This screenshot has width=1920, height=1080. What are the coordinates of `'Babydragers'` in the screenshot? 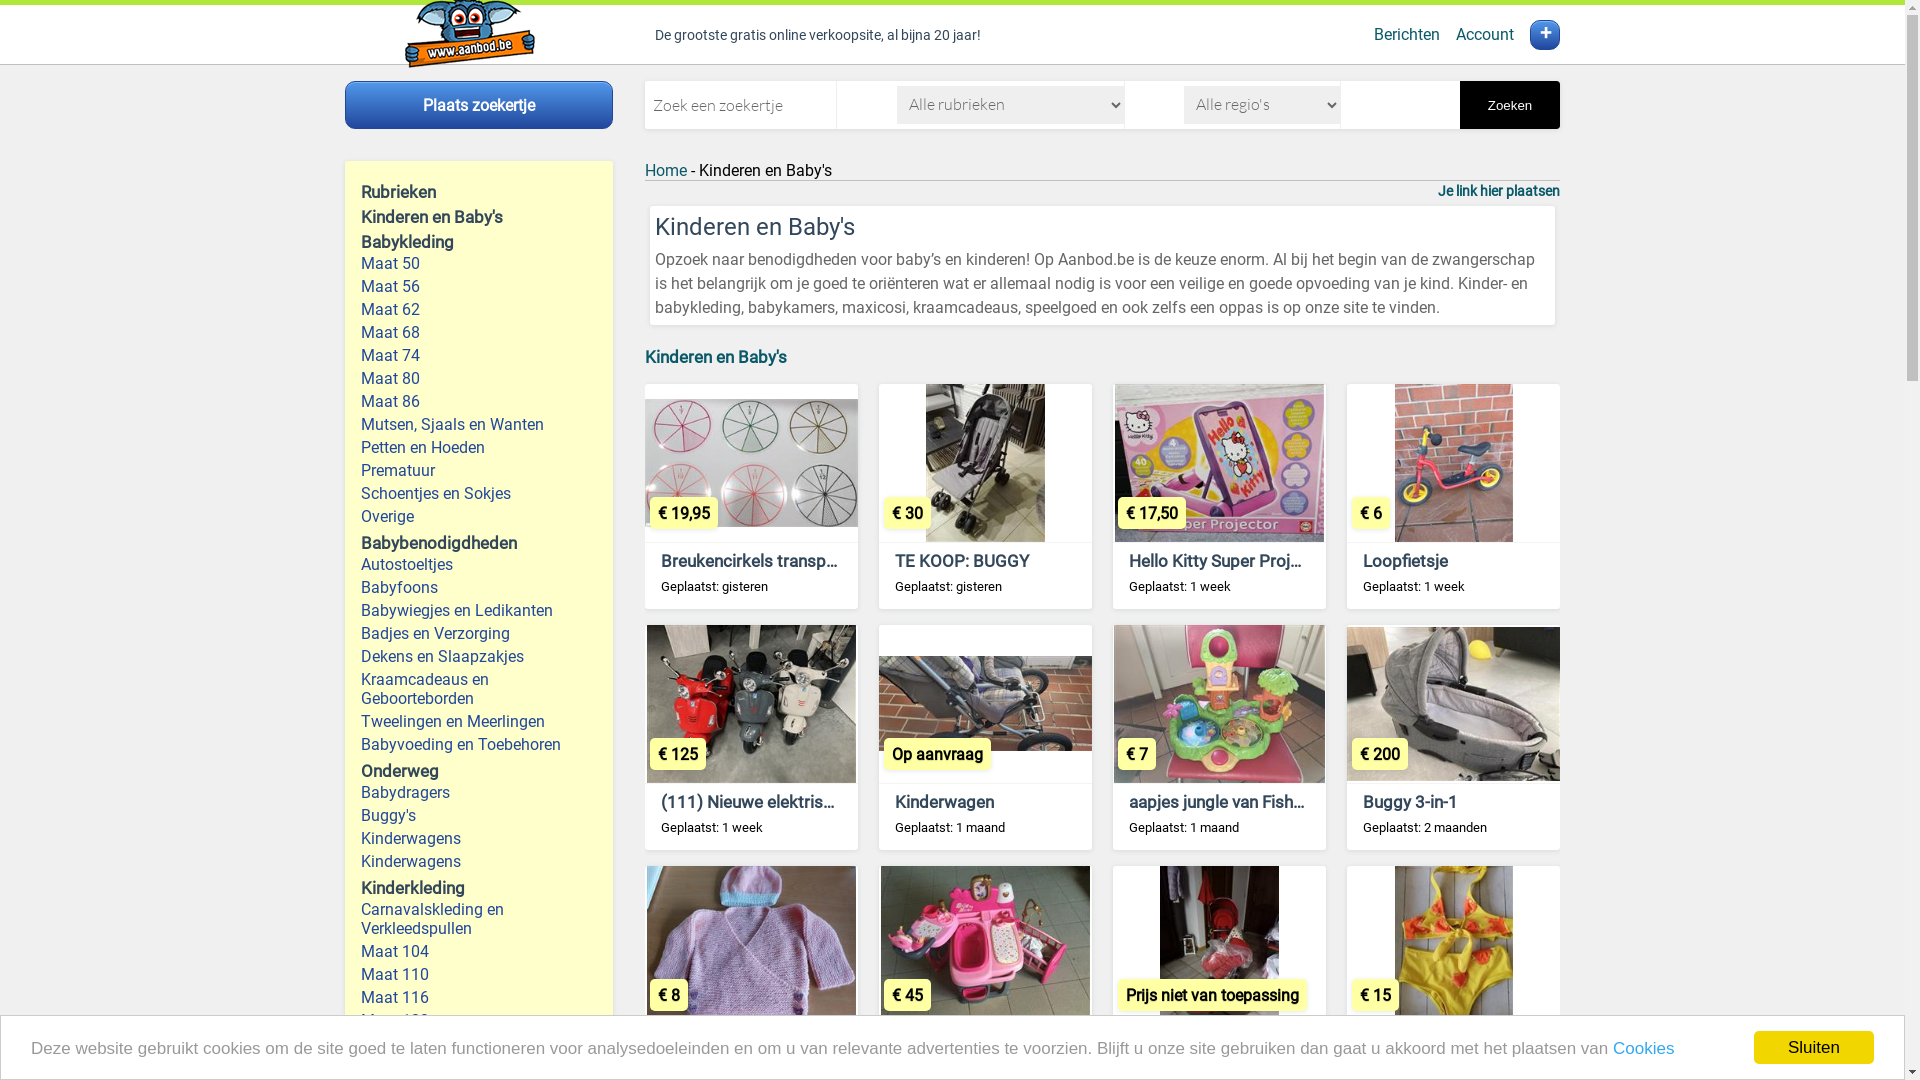 It's located at (478, 791).